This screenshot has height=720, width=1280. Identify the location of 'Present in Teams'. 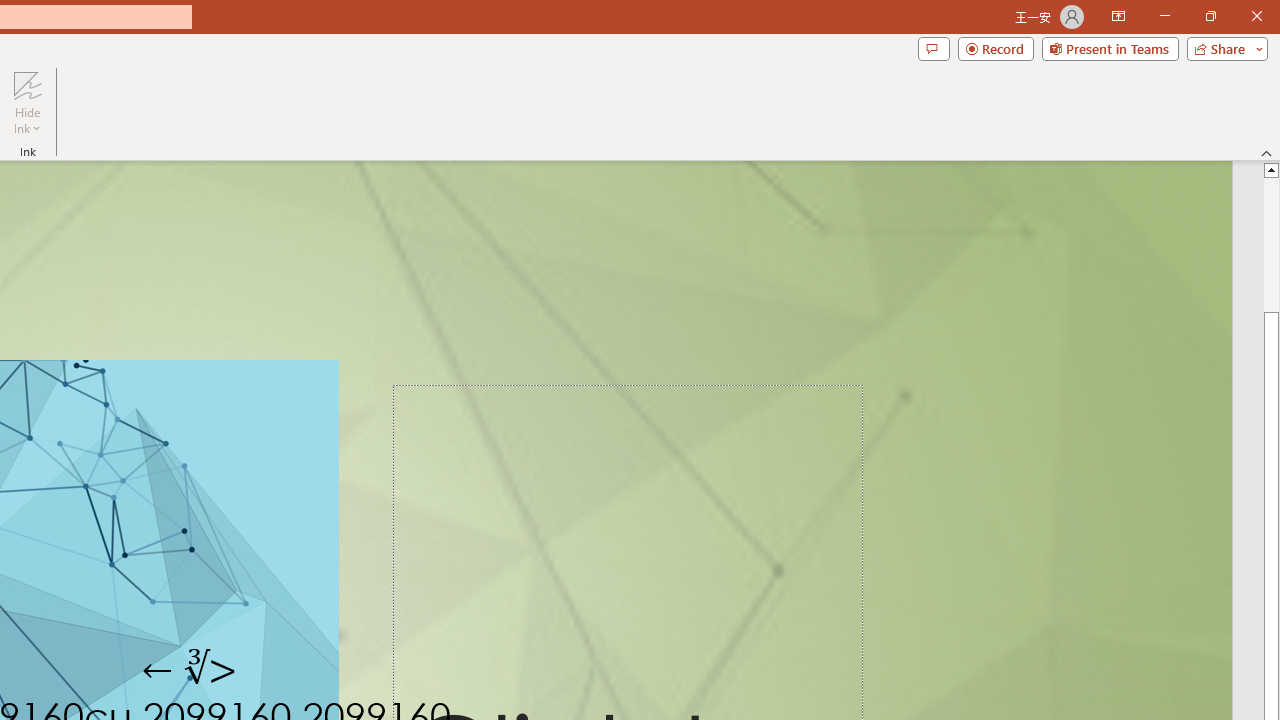
(1109, 47).